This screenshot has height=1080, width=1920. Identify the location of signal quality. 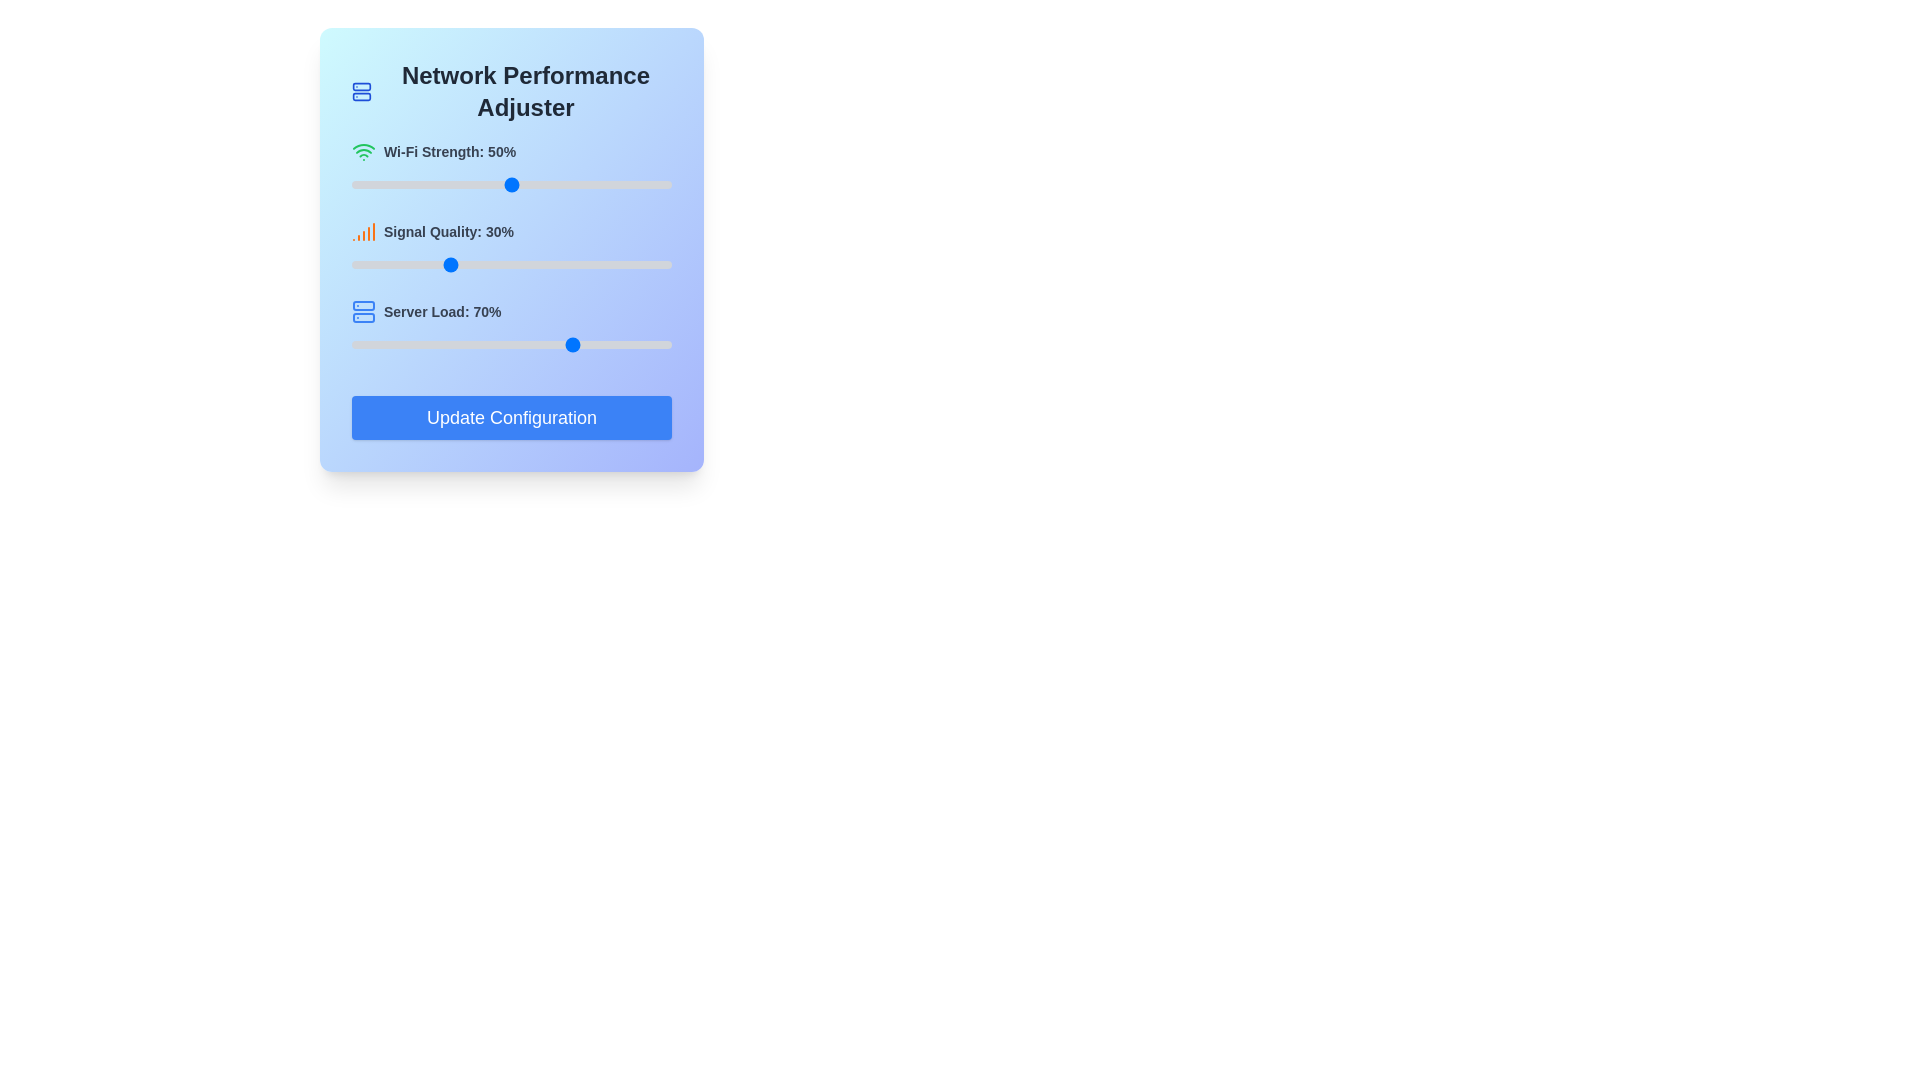
(590, 264).